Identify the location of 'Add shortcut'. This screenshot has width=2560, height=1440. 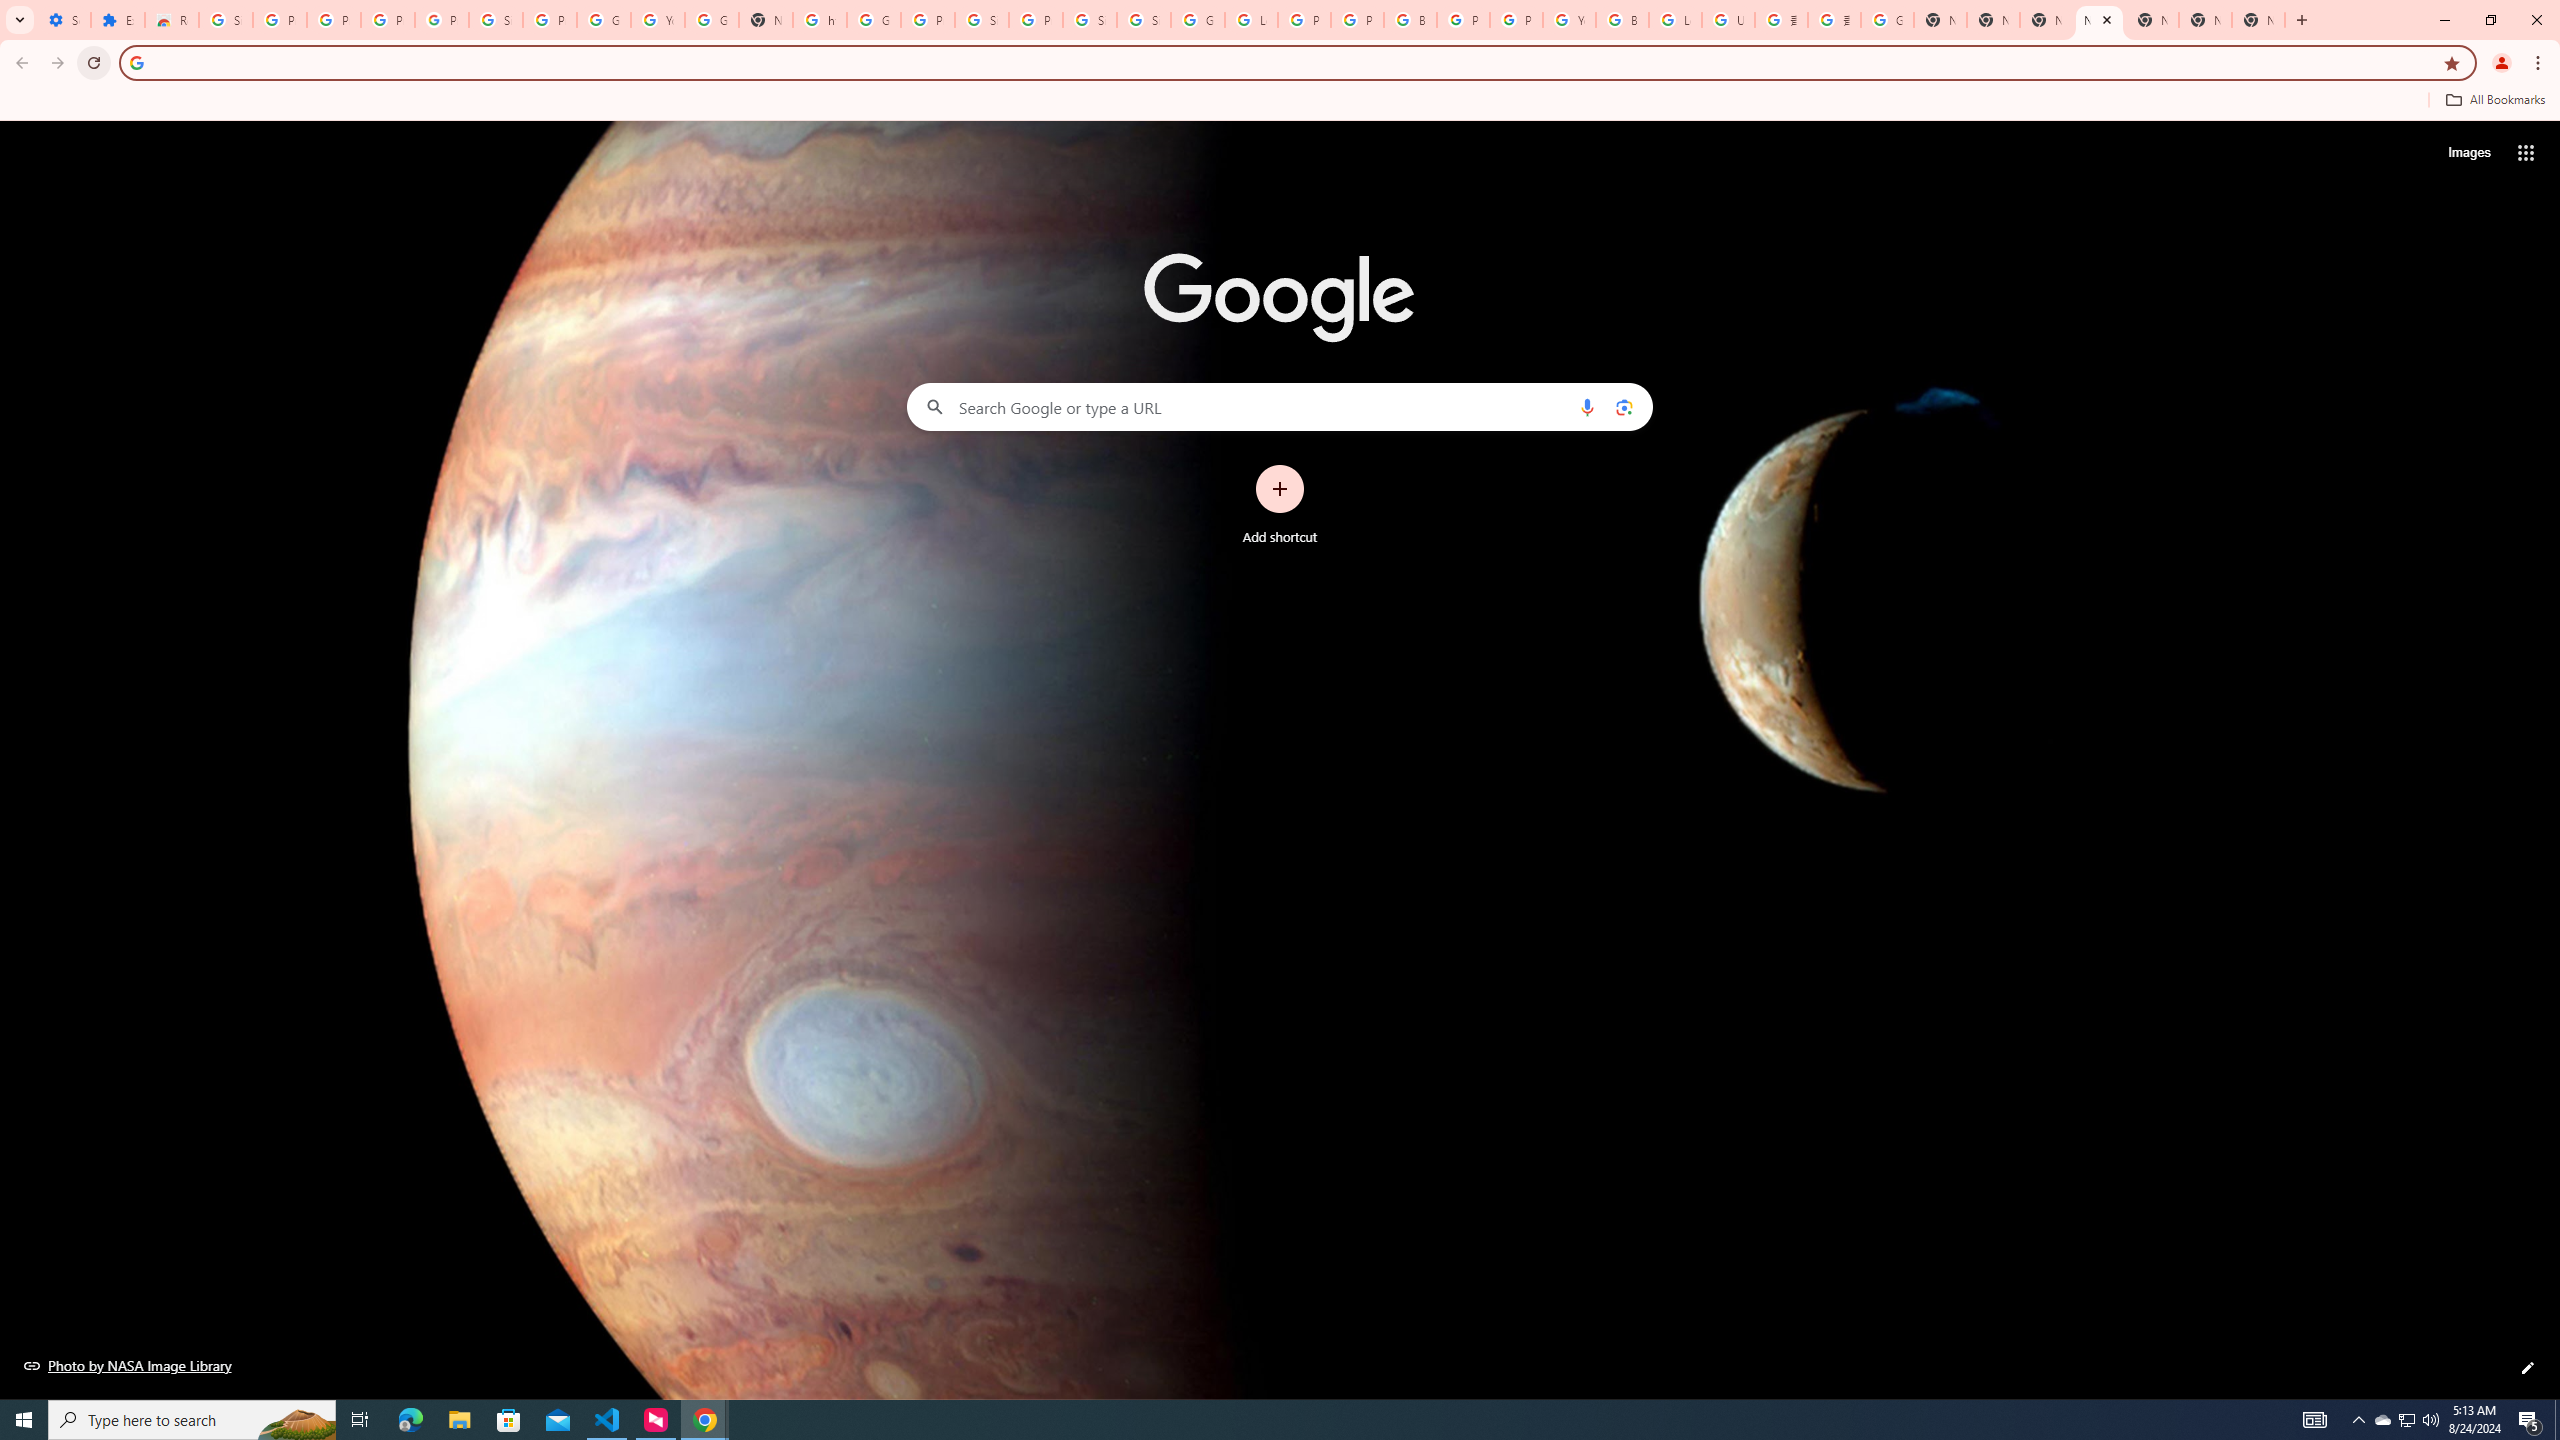
(1280, 505).